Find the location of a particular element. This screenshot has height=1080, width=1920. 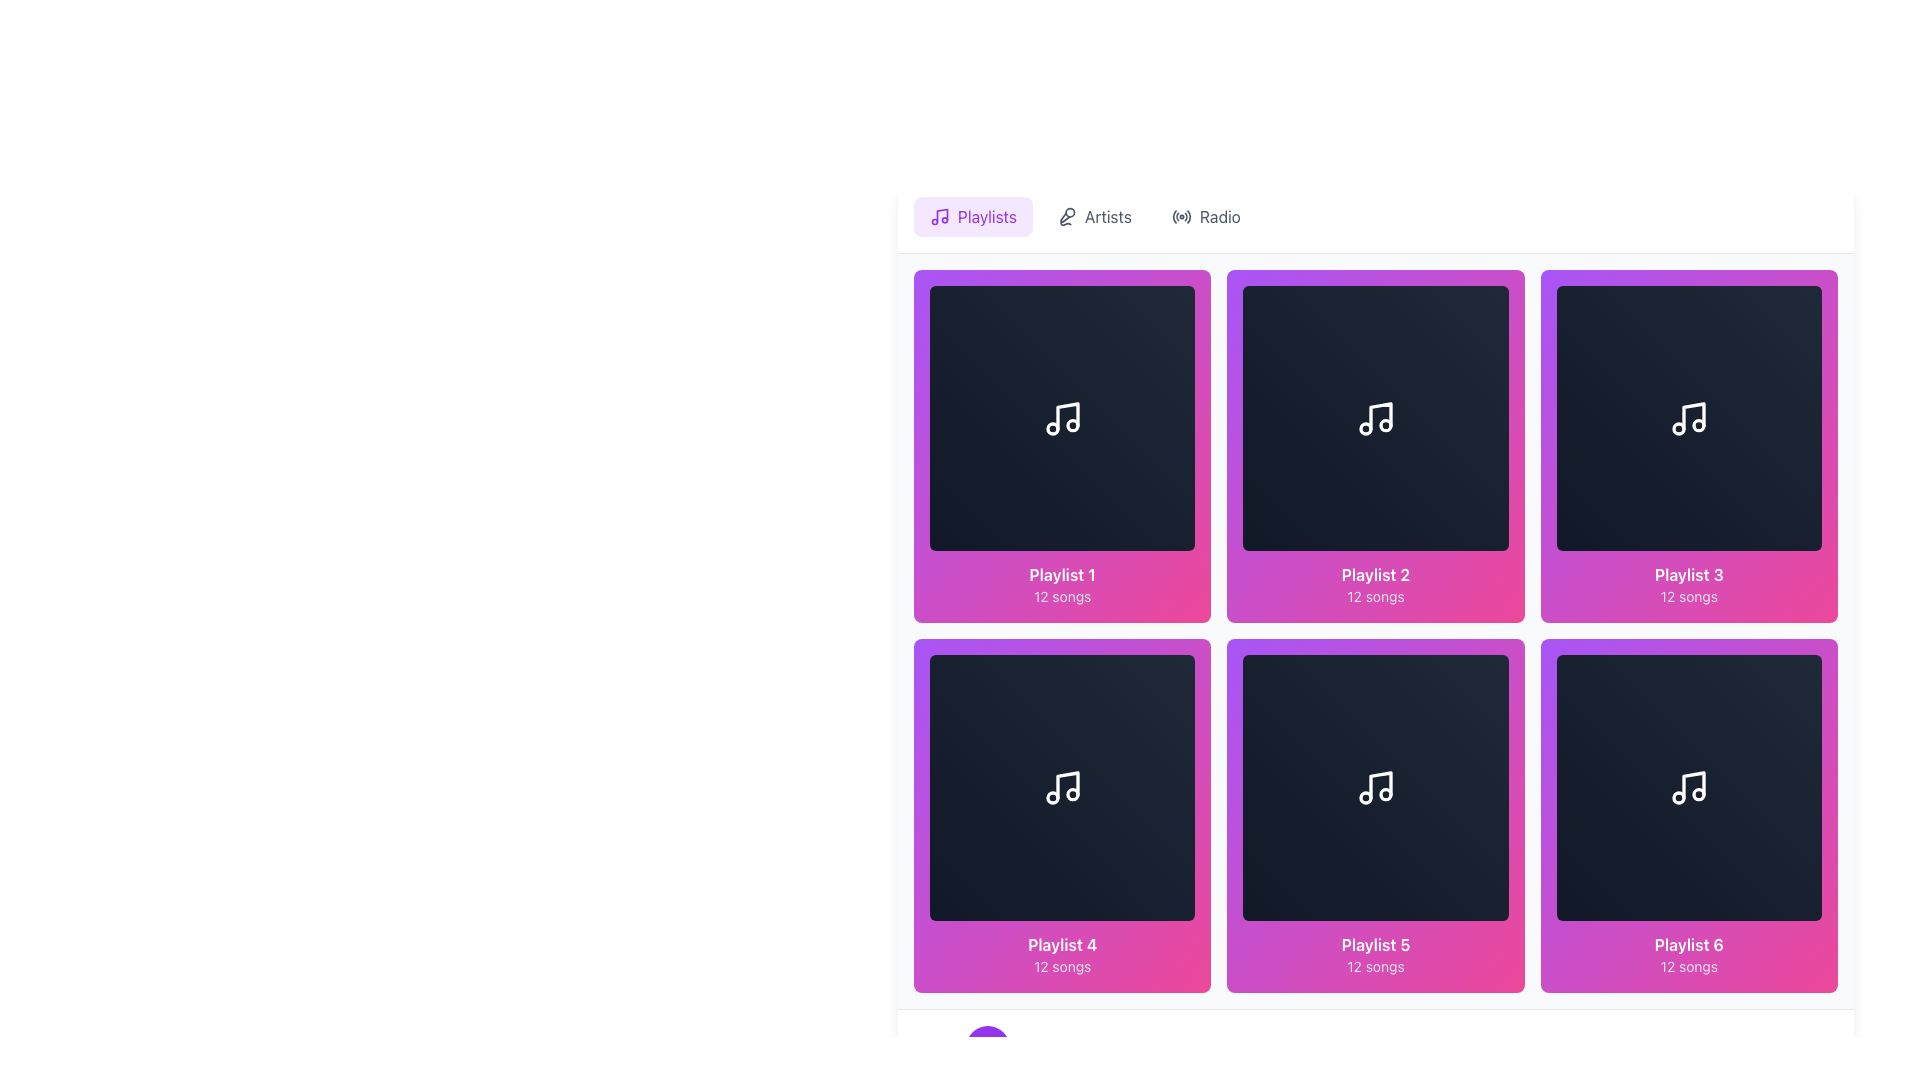

the vertical line of the musical note icon located in the 'Playlists' button on the header menu bar with a purple background is located at coordinates (941, 215).